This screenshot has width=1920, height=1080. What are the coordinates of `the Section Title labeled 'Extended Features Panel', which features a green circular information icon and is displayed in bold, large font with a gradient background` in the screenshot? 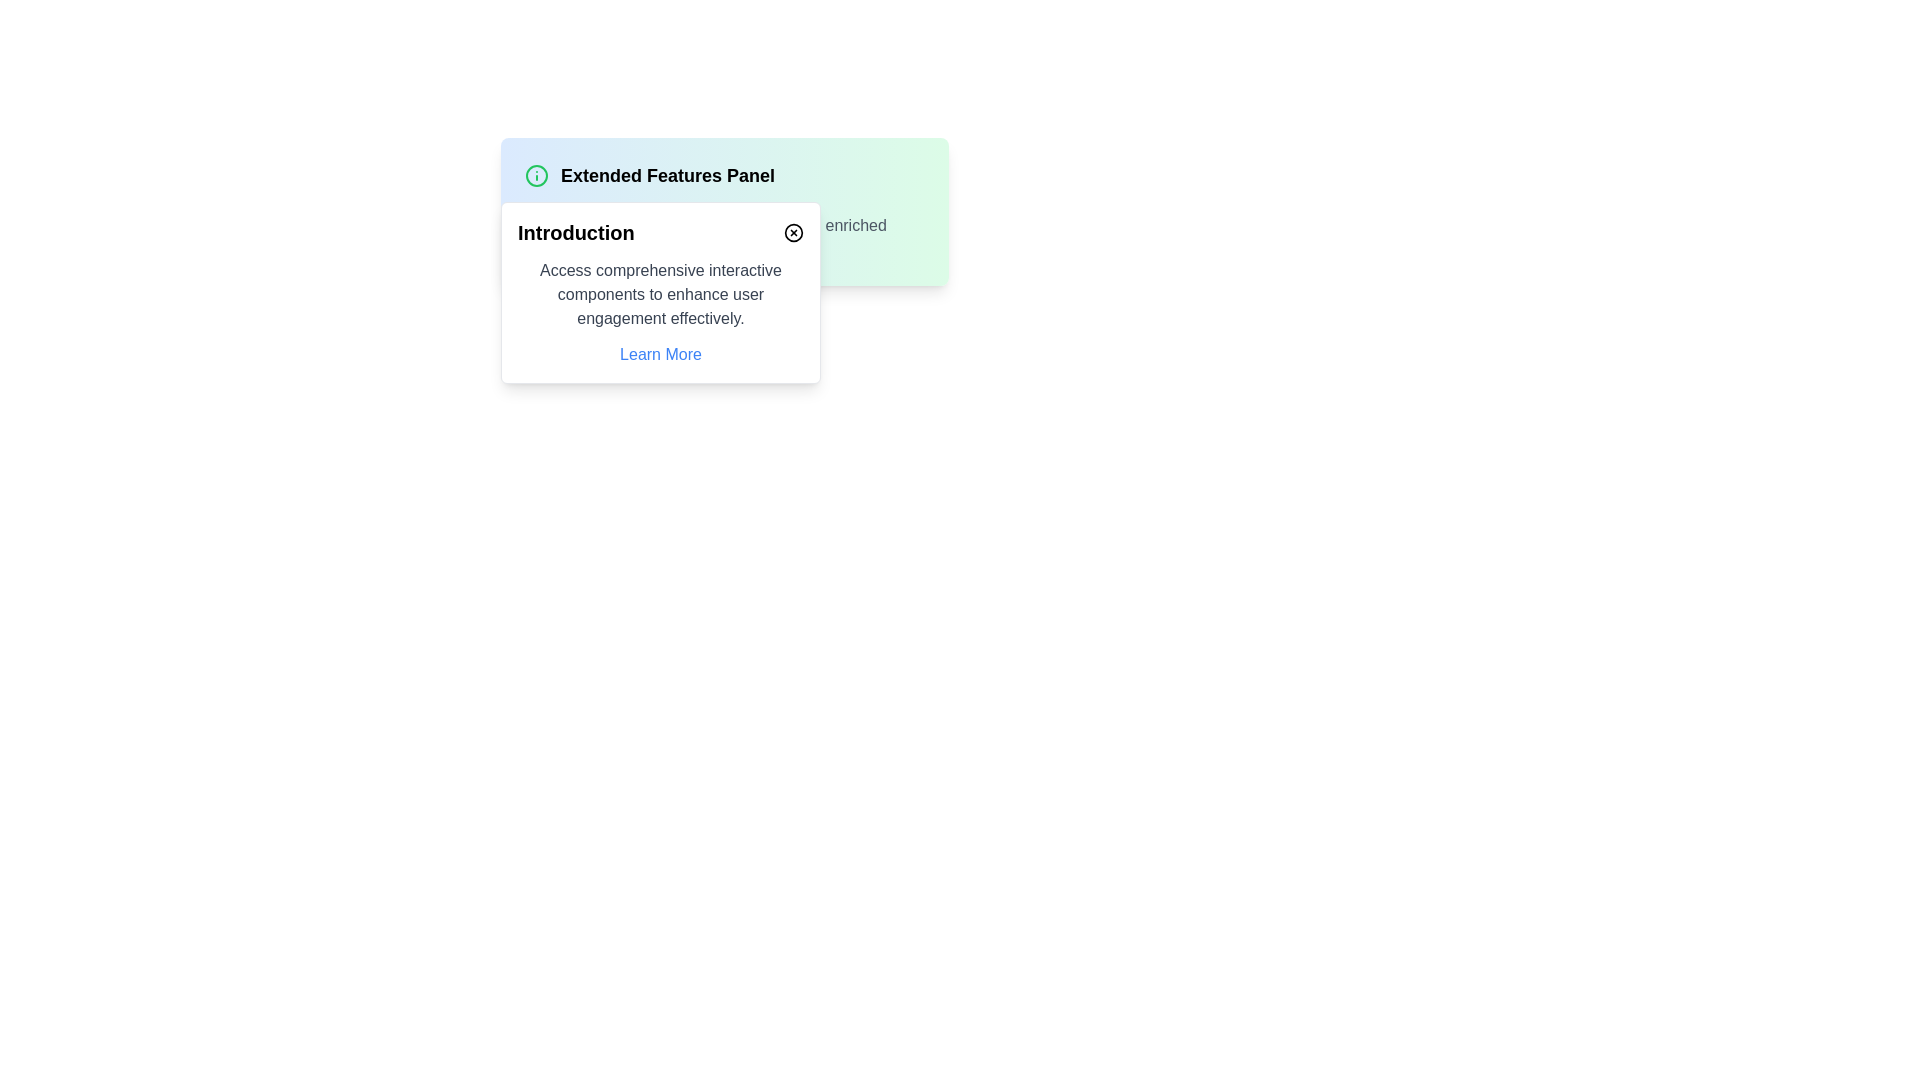 It's located at (723, 175).